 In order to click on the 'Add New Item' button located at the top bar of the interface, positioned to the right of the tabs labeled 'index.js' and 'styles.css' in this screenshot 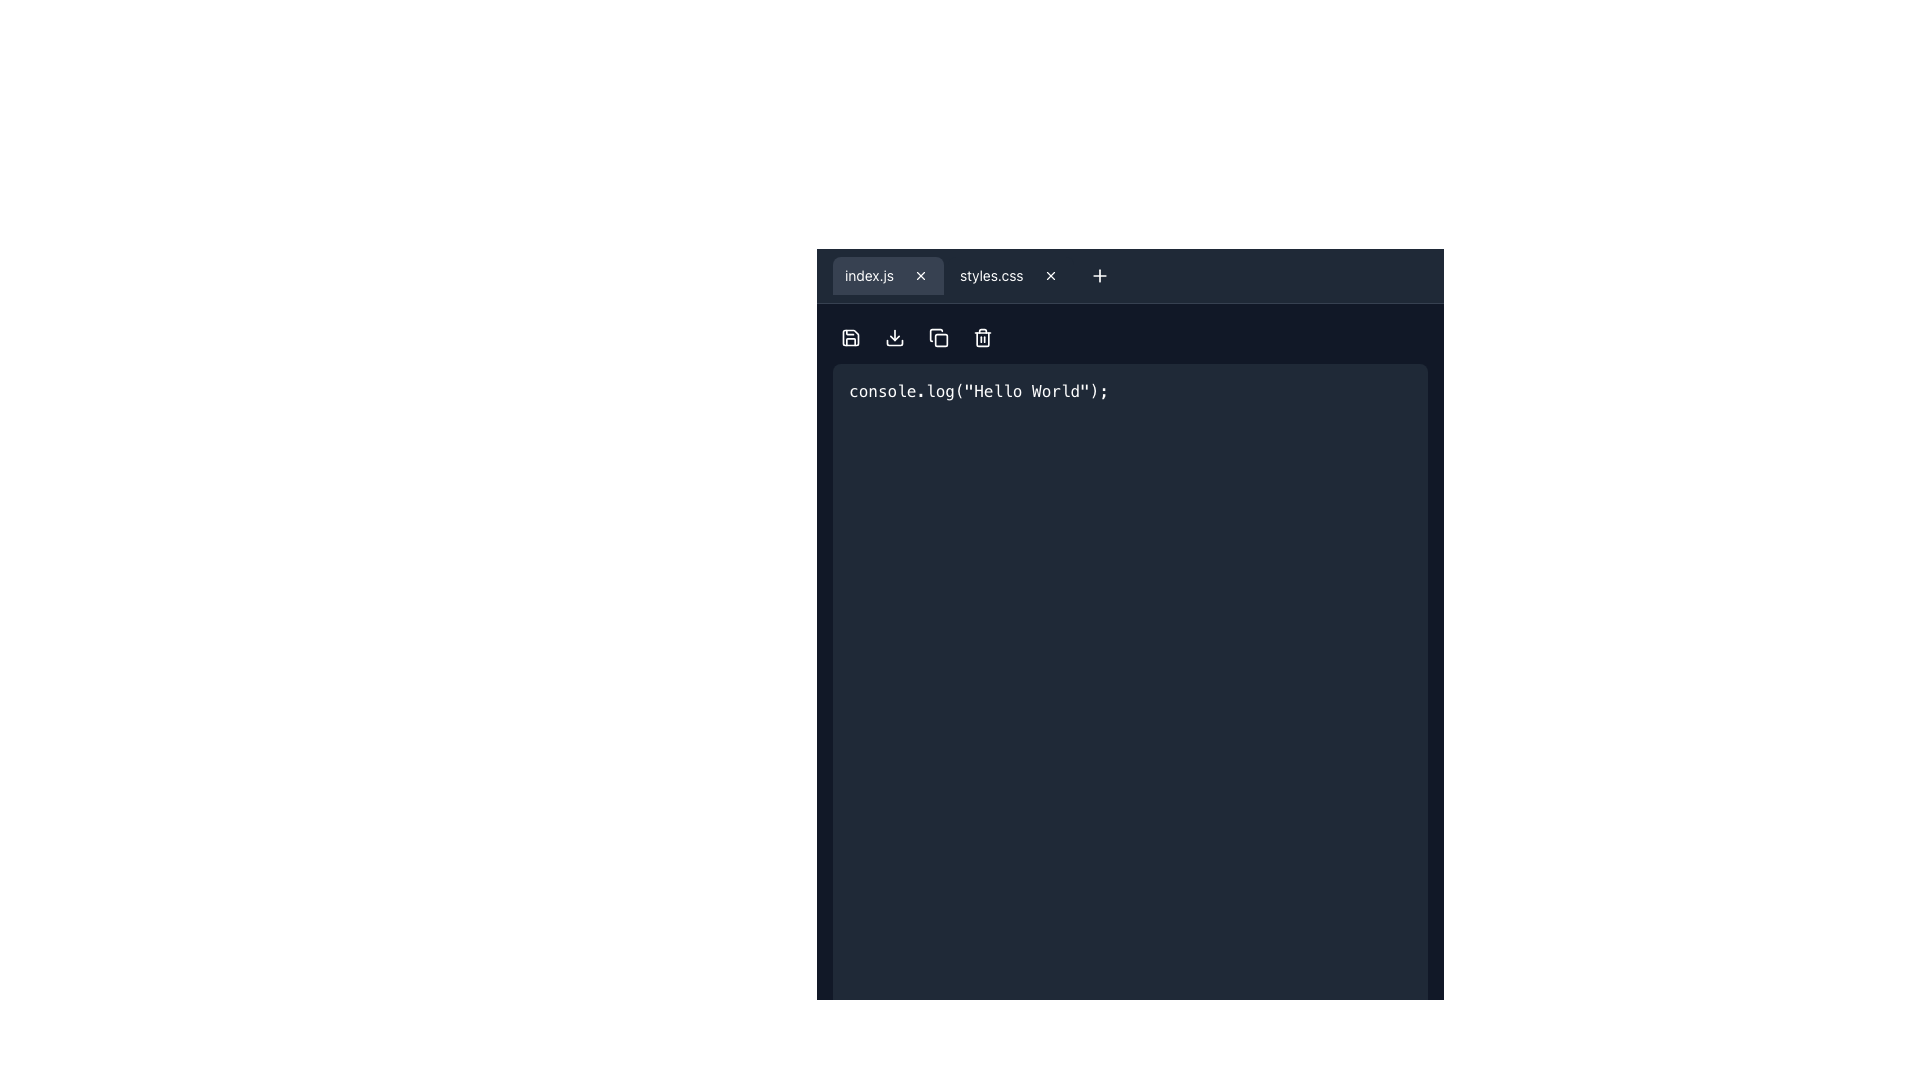, I will do `click(1098, 276)`.